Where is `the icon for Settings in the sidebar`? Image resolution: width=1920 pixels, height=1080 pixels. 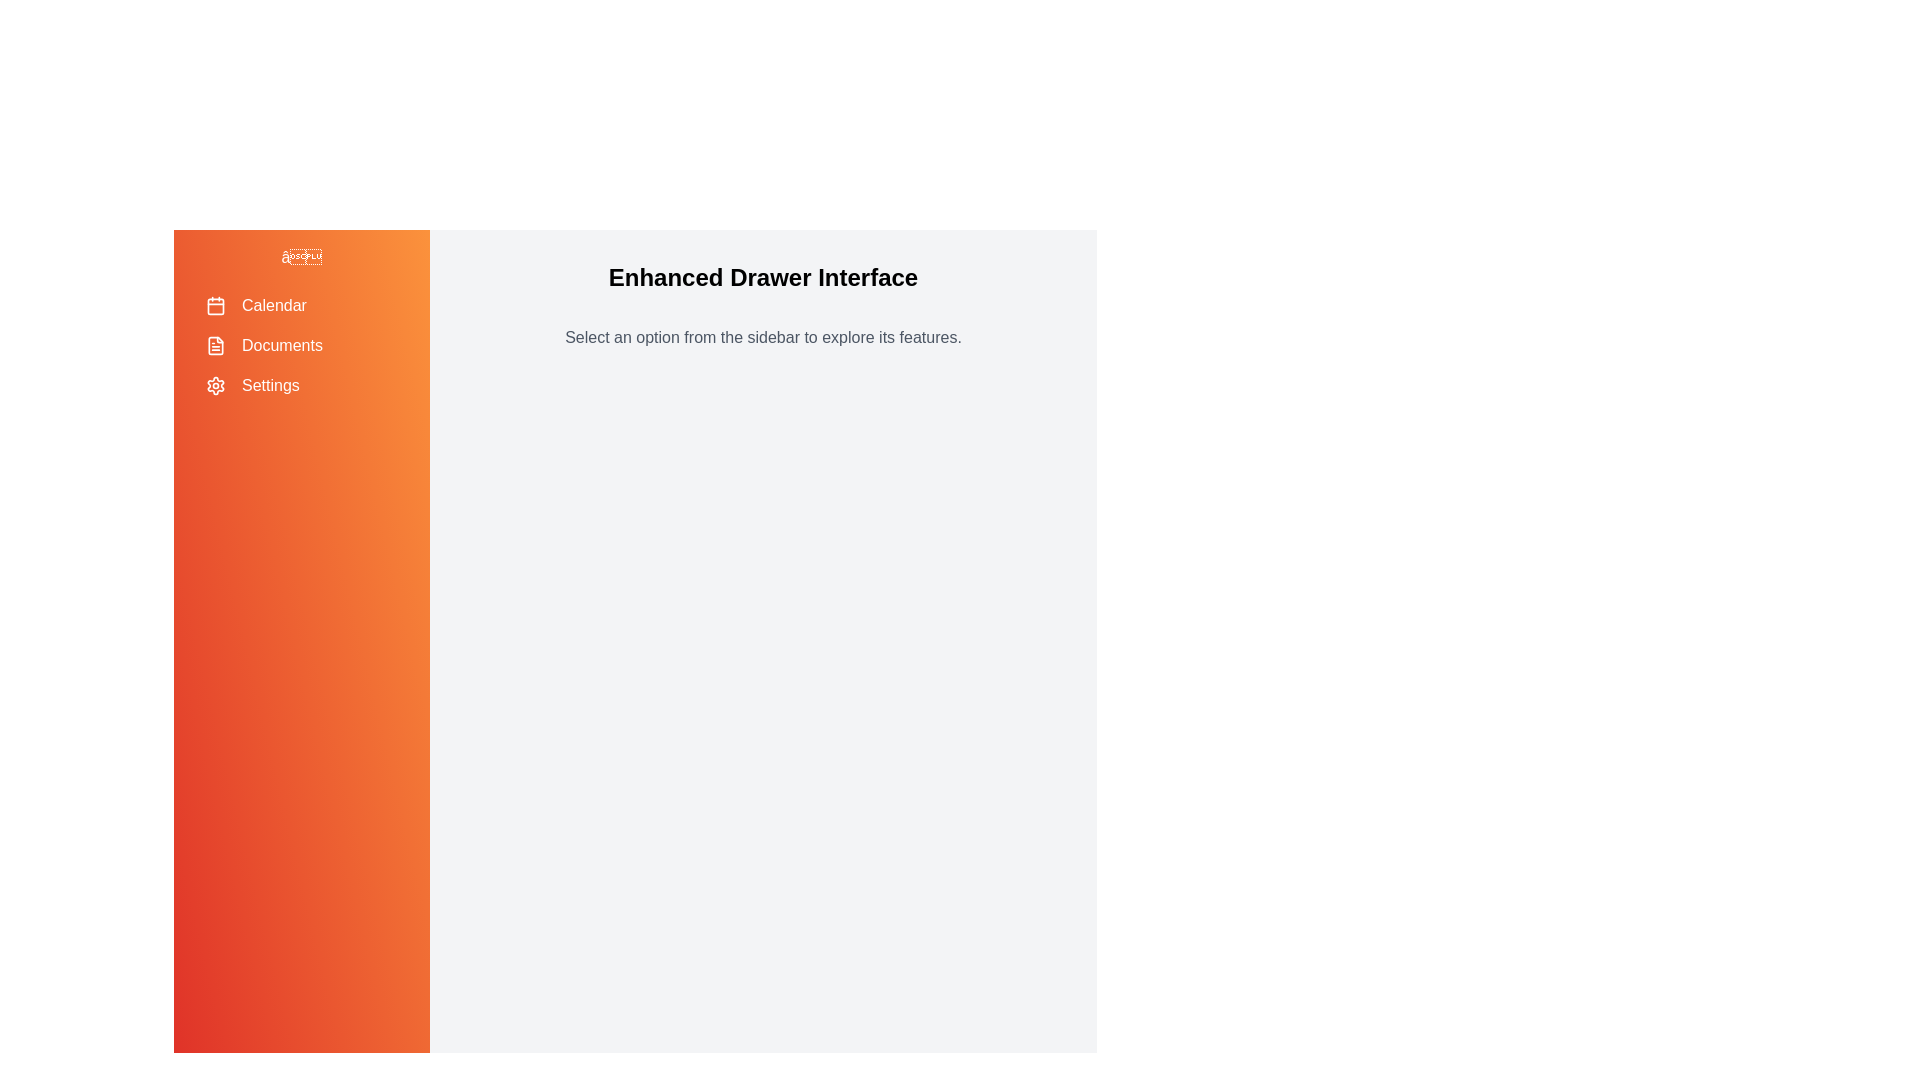 the icon for Settings in the sidebar is located at coordinates (216, 385).